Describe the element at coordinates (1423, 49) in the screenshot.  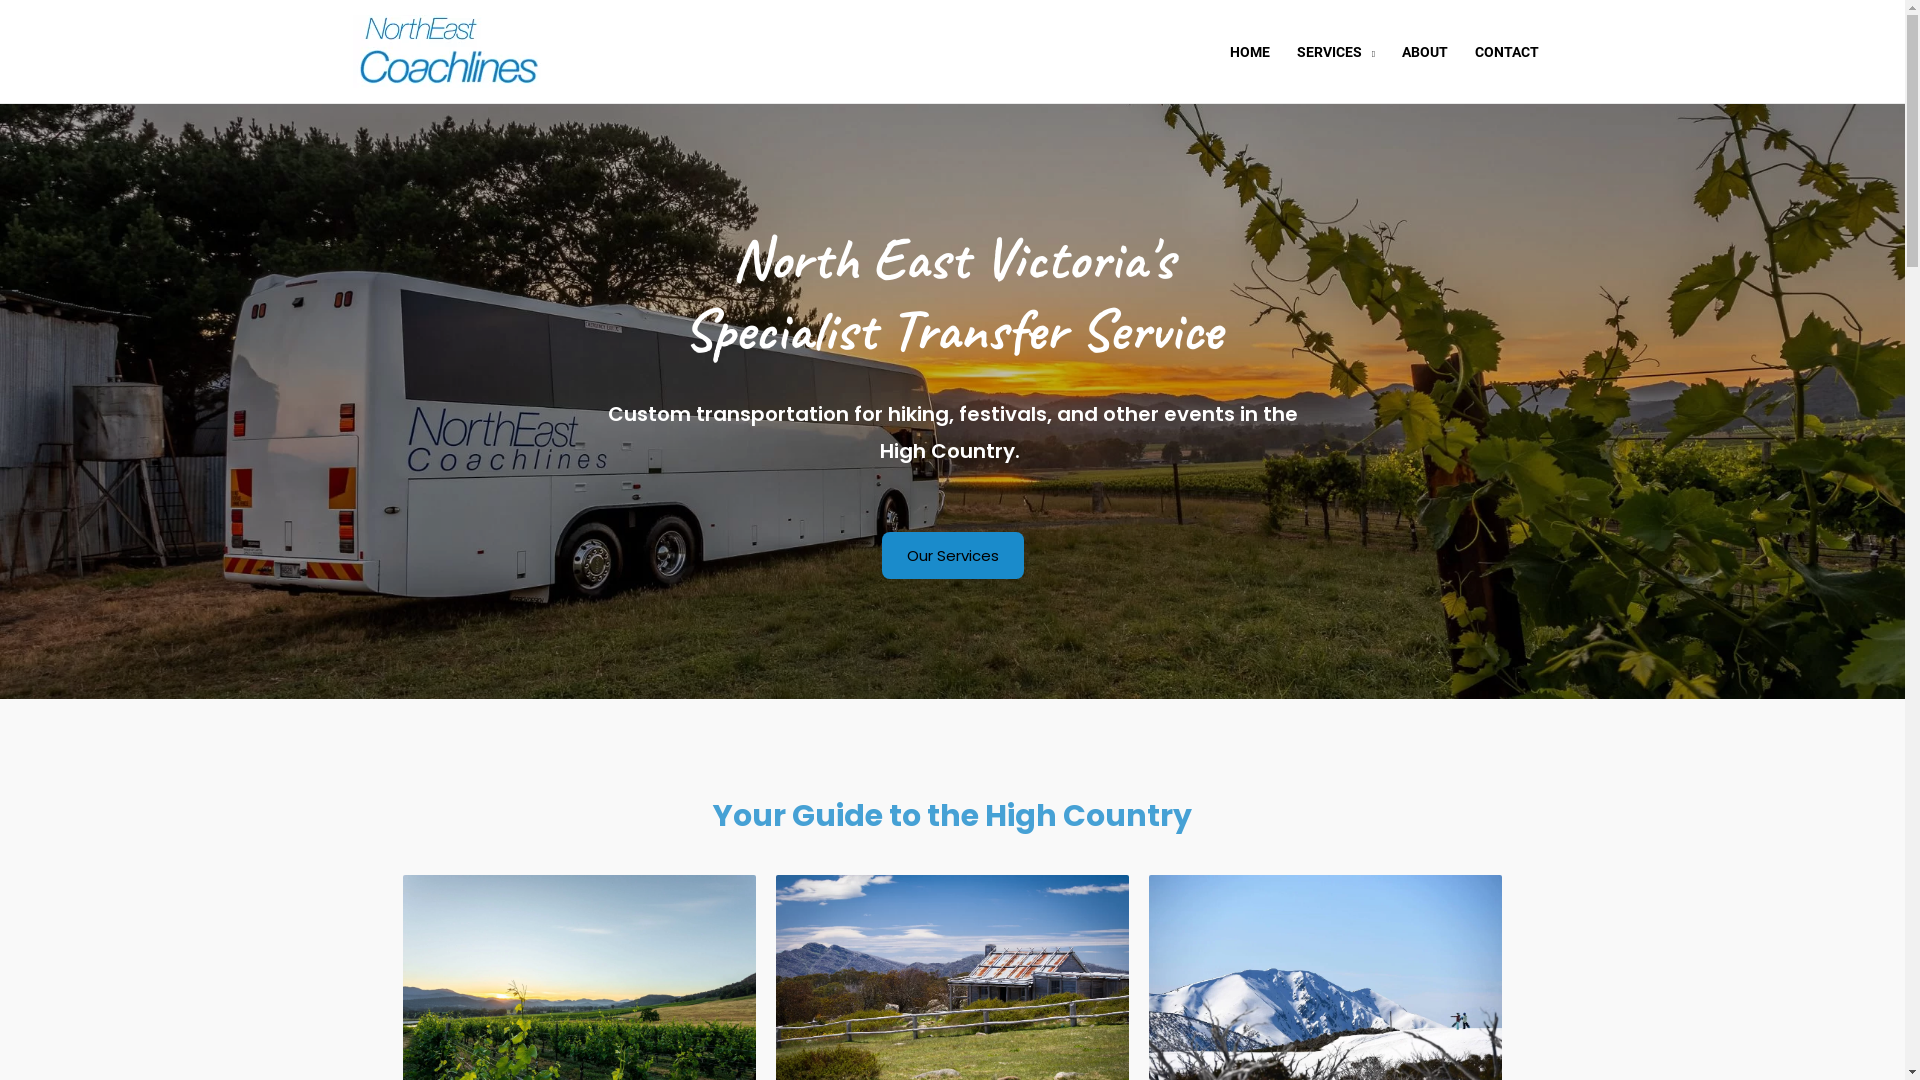
I see `'ABOUT'` at that location.